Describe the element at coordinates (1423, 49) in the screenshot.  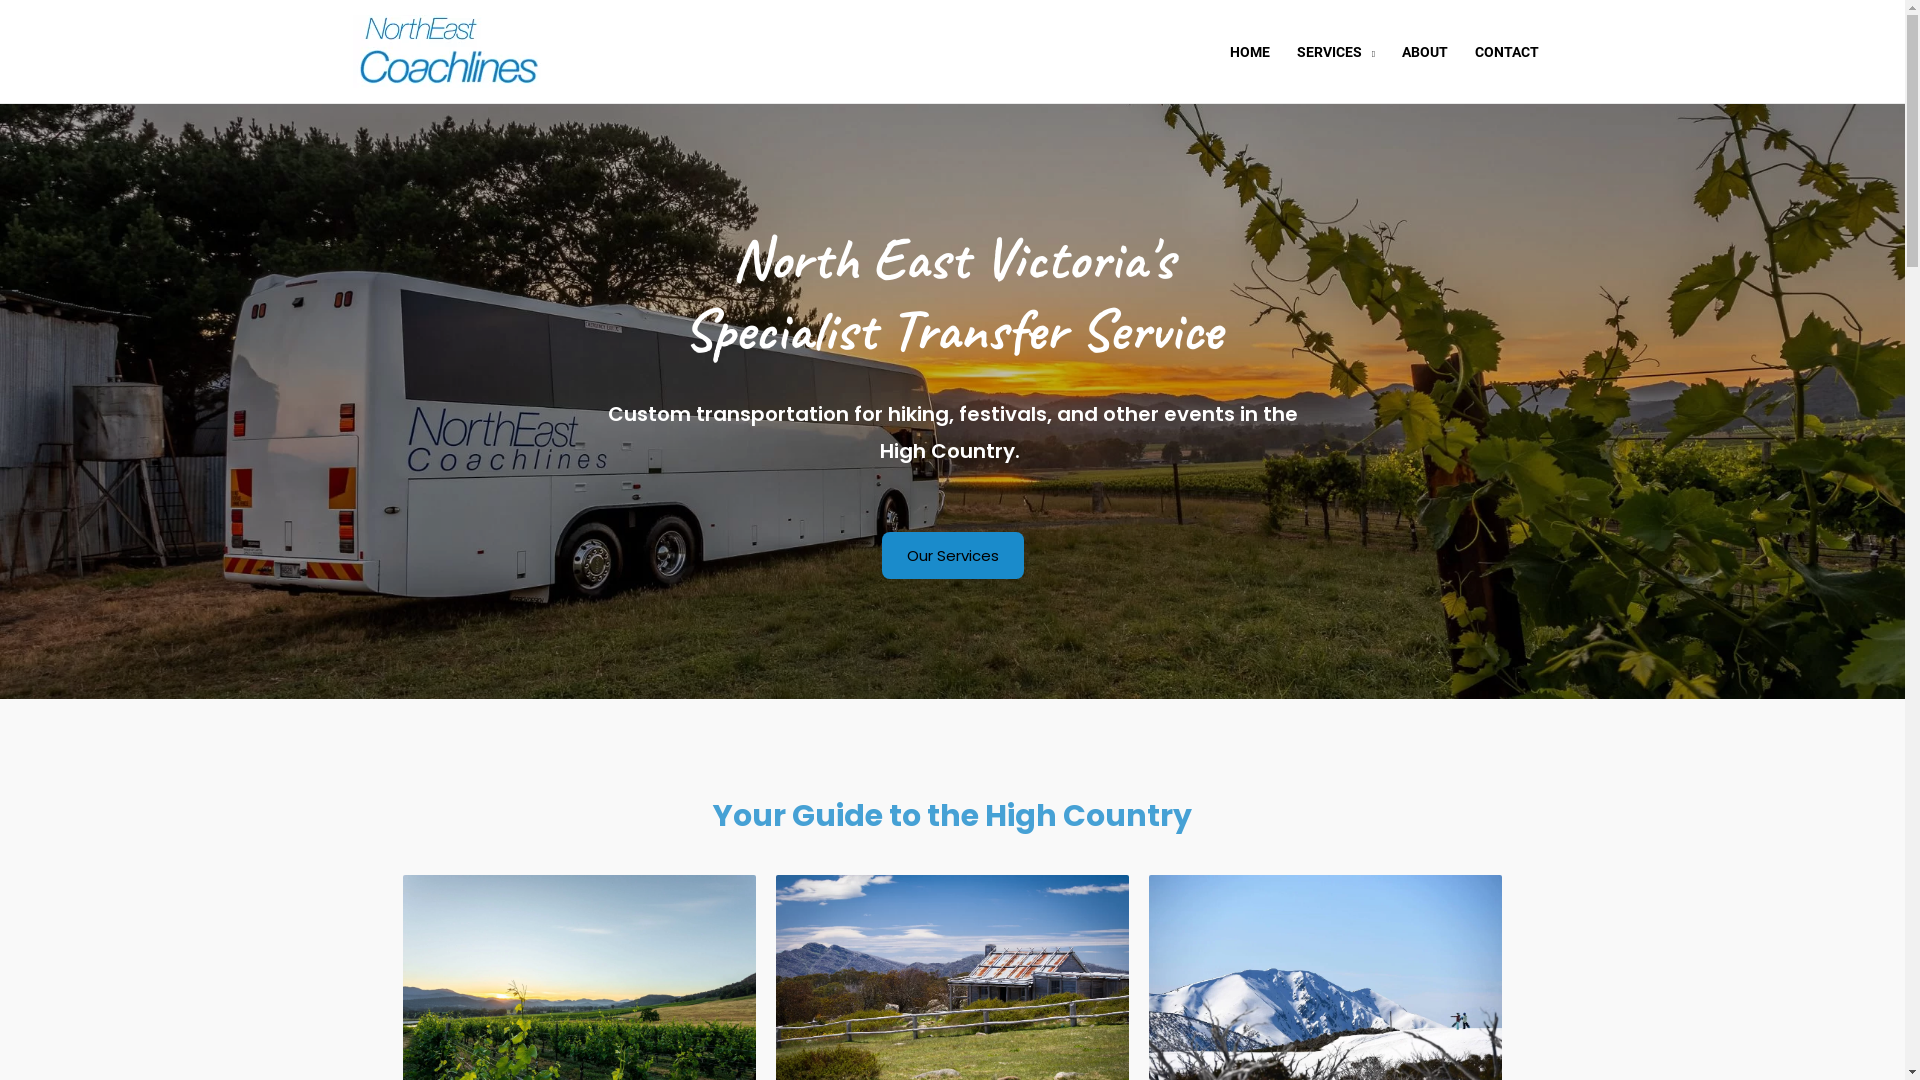
I see `'ABOUT'` at that location.